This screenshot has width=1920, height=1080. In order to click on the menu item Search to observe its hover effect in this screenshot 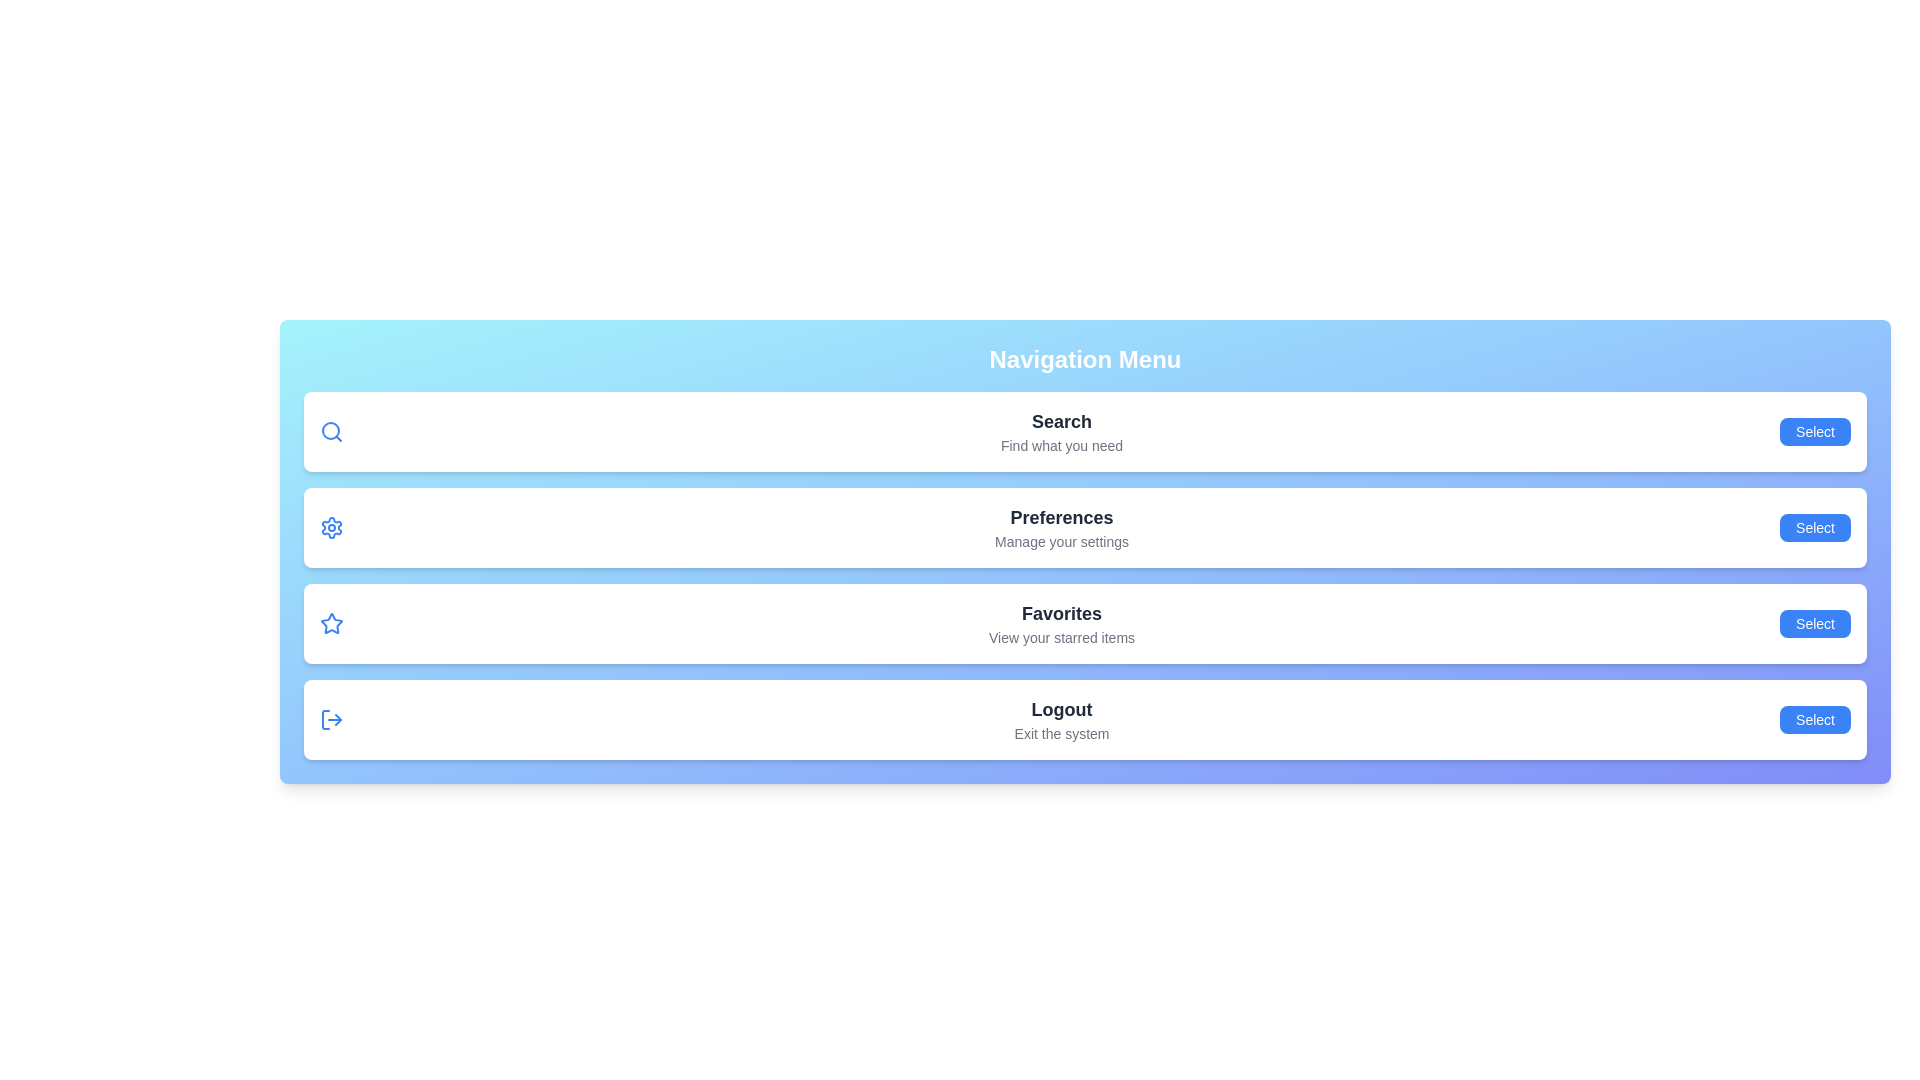, I will do `click(1084, 431)`.